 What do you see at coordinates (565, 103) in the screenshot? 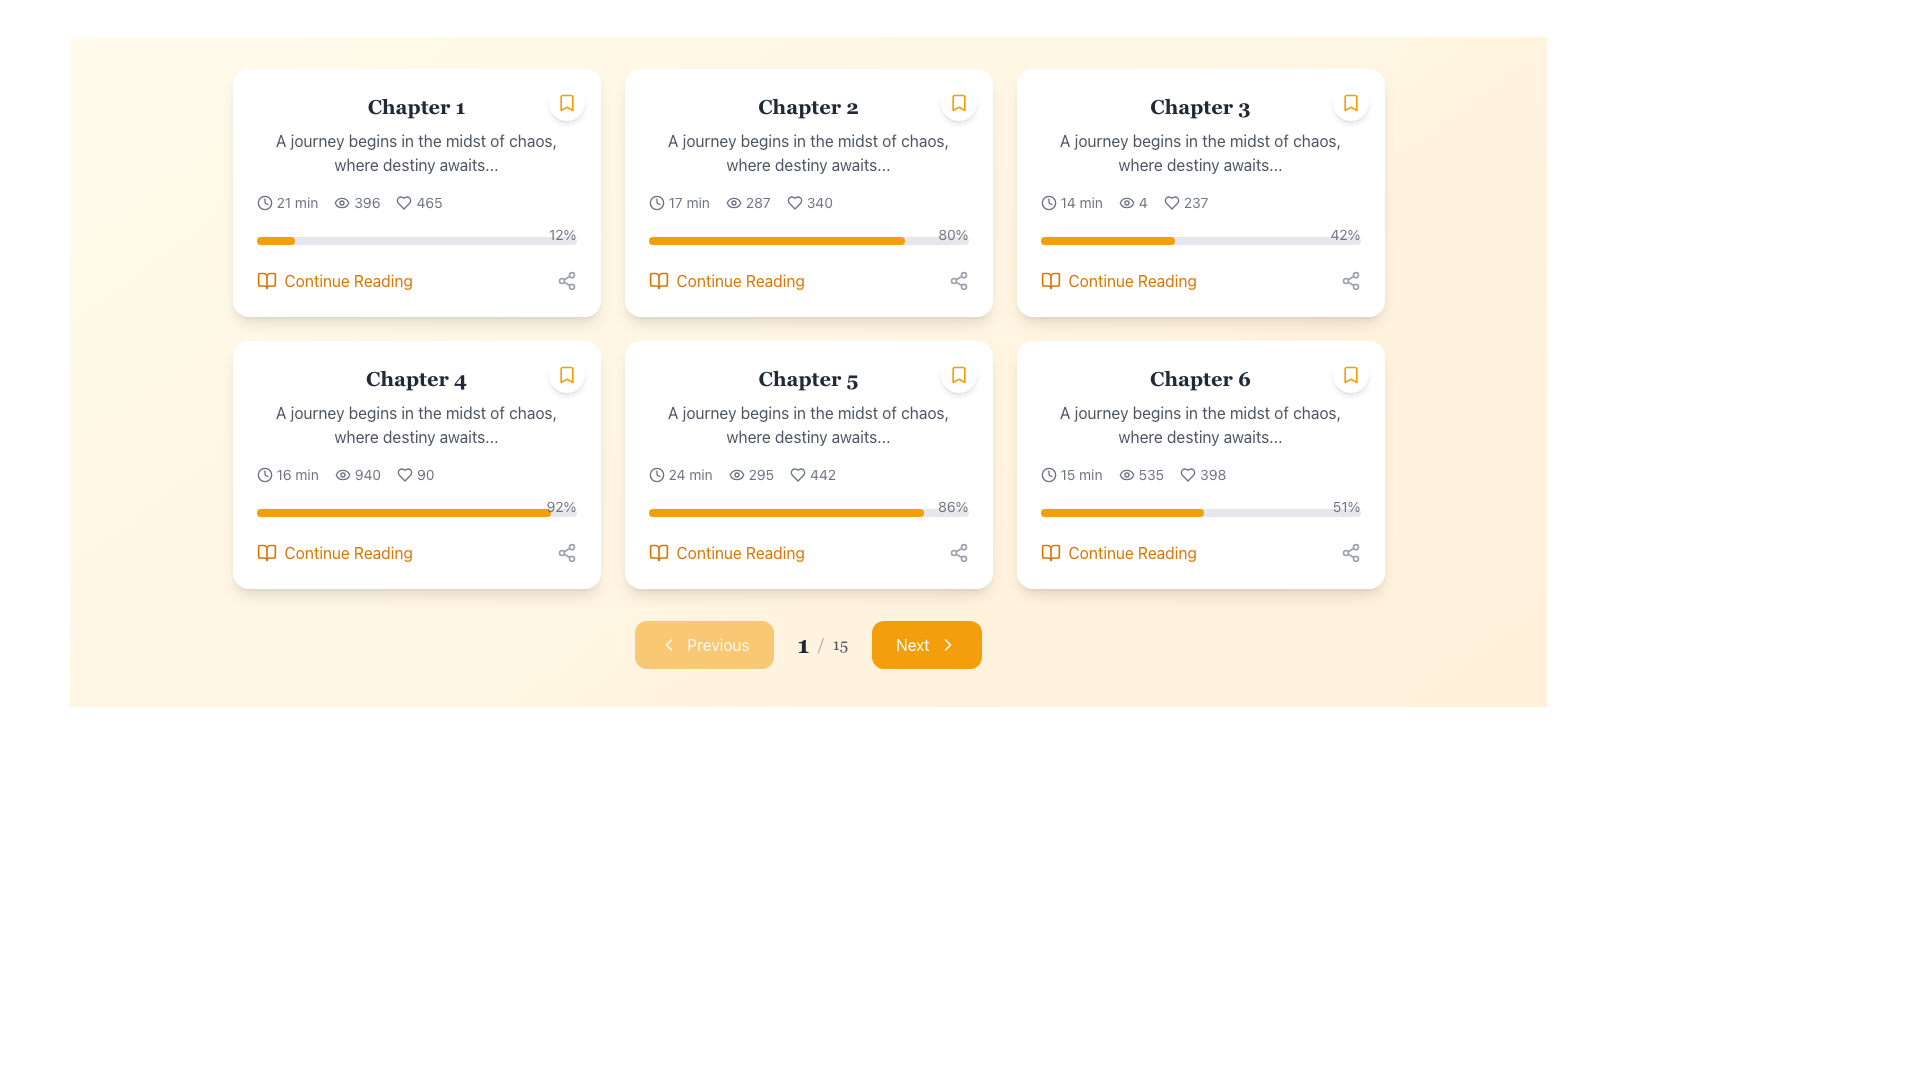
I see `the bookmark toggle icon located in the top-right corner of the first card labeled 'Chapter 1'` at bounding box center [565, 103].